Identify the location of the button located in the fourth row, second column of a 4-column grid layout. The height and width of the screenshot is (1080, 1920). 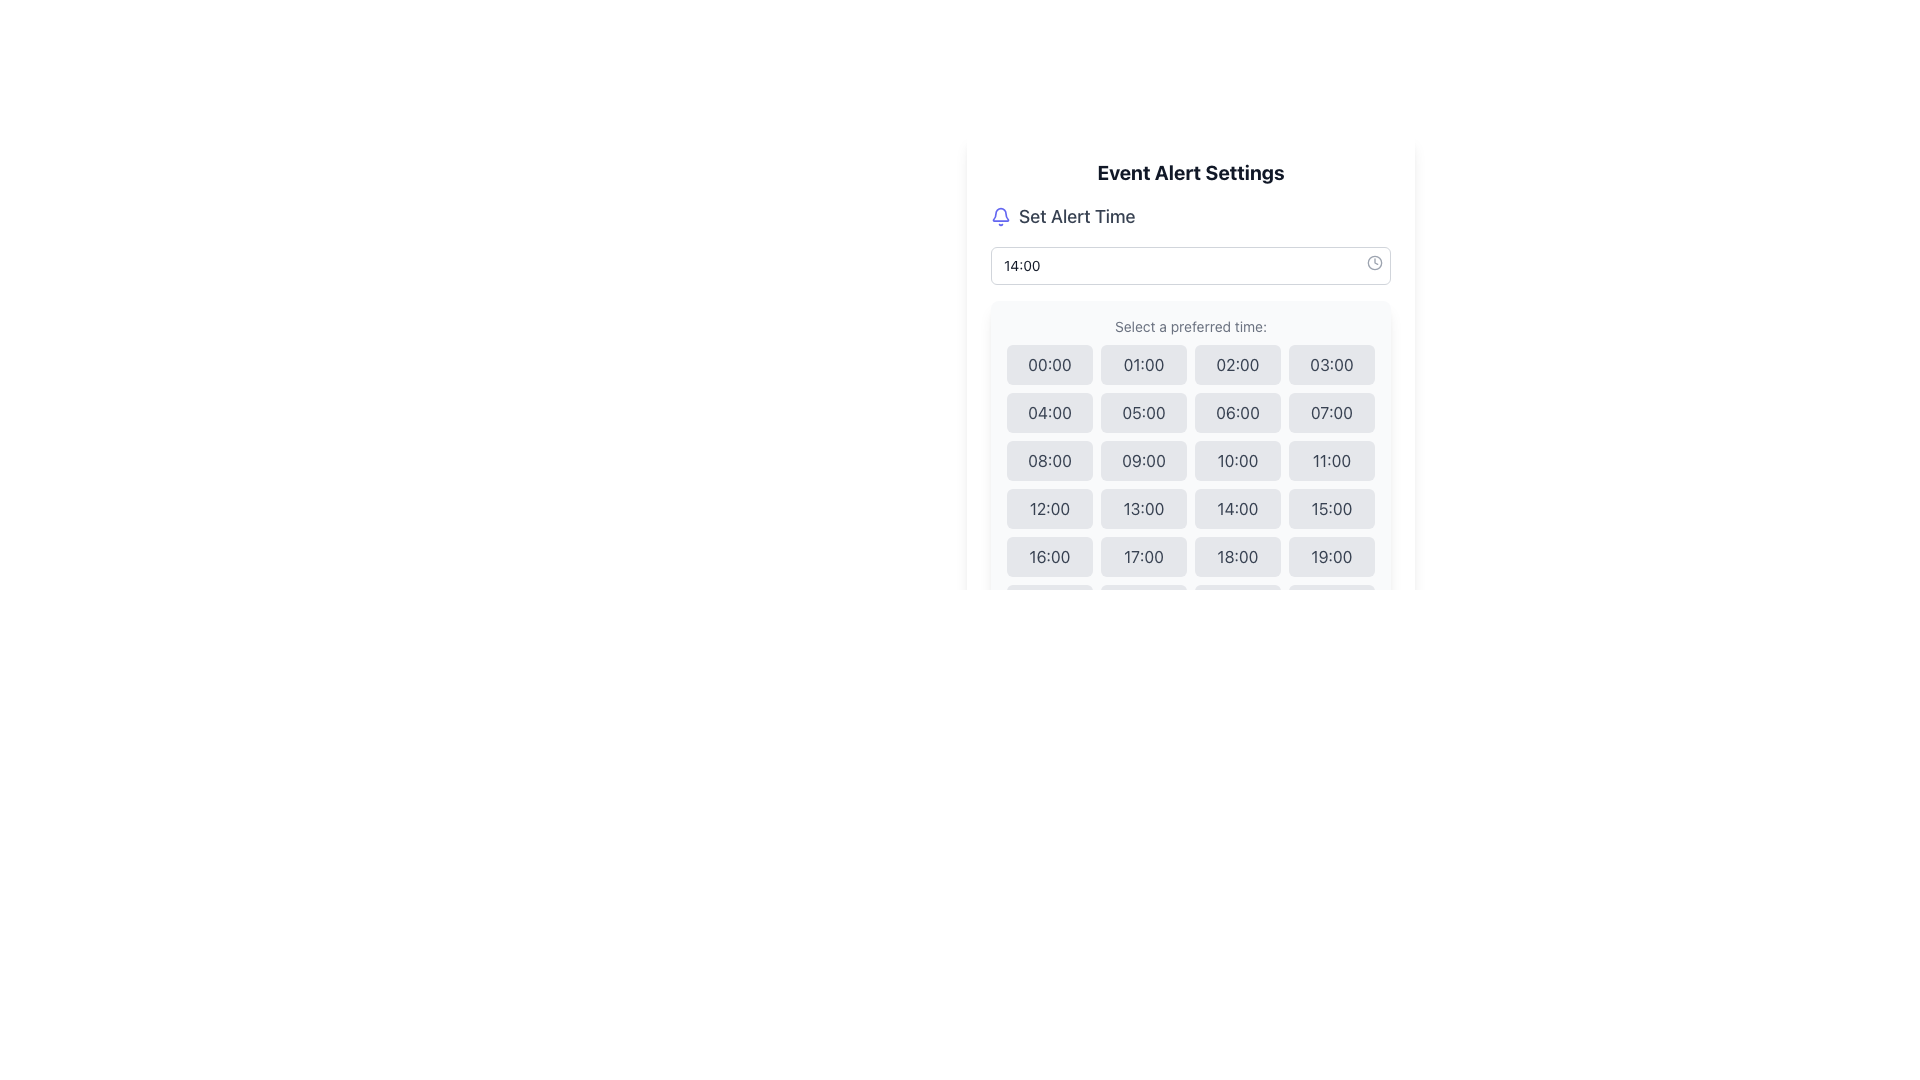
(1143, 508).